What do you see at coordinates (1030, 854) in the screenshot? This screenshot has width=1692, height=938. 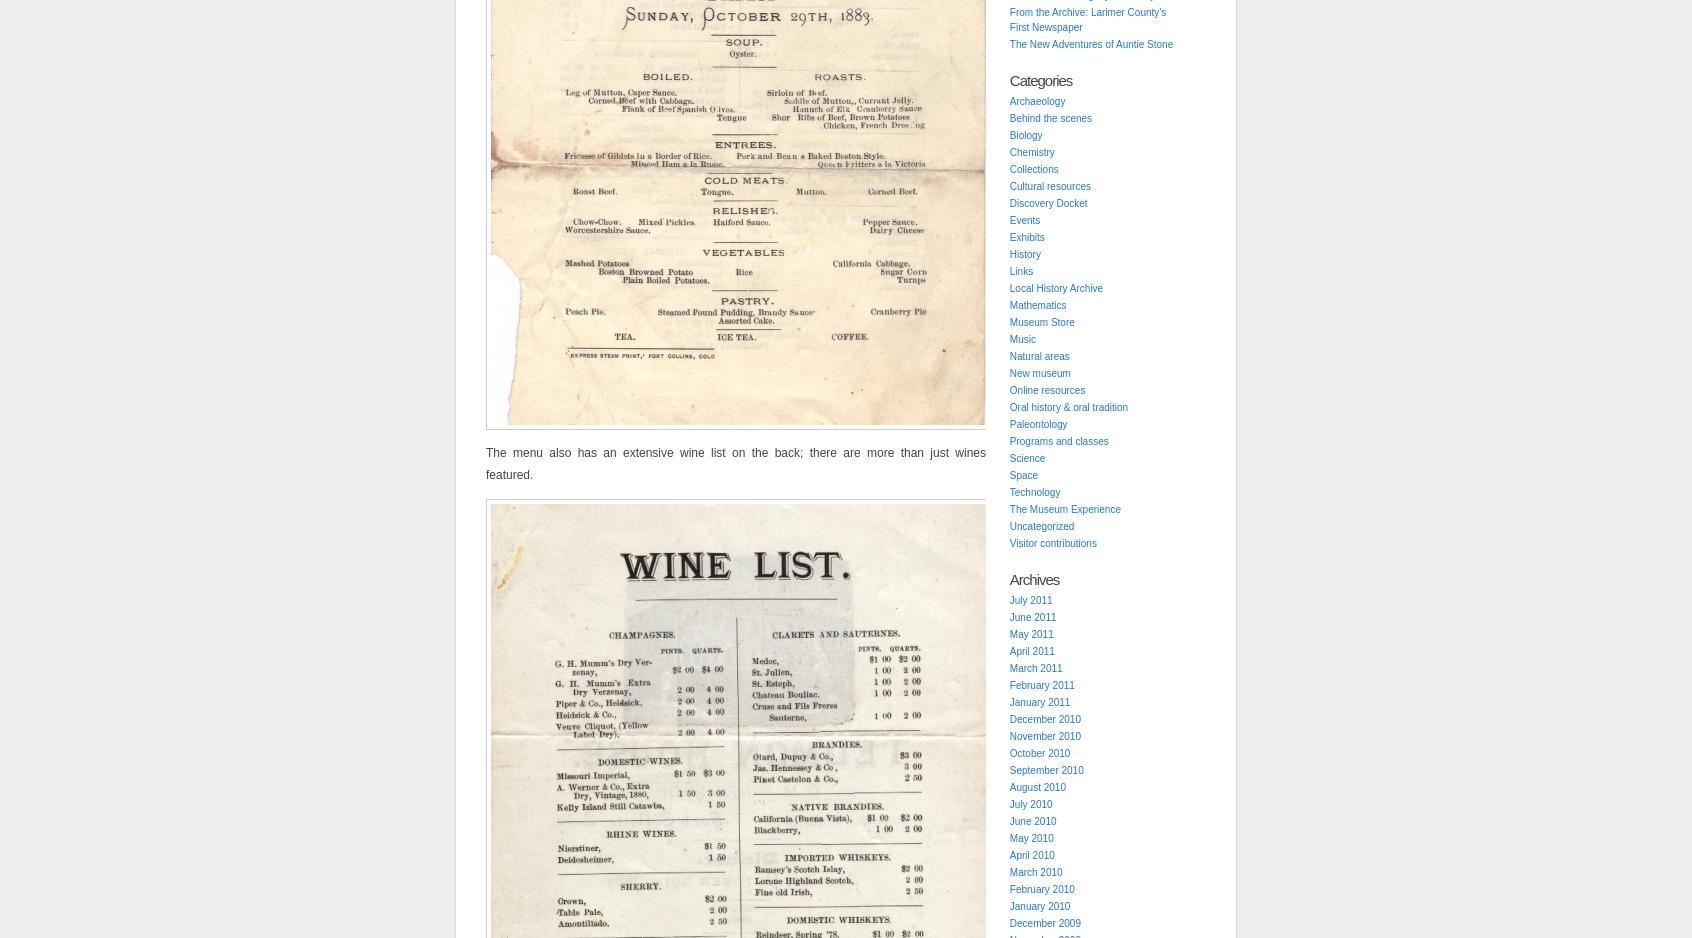 I see `'April 2010'` at bounding box center [1030, 854].